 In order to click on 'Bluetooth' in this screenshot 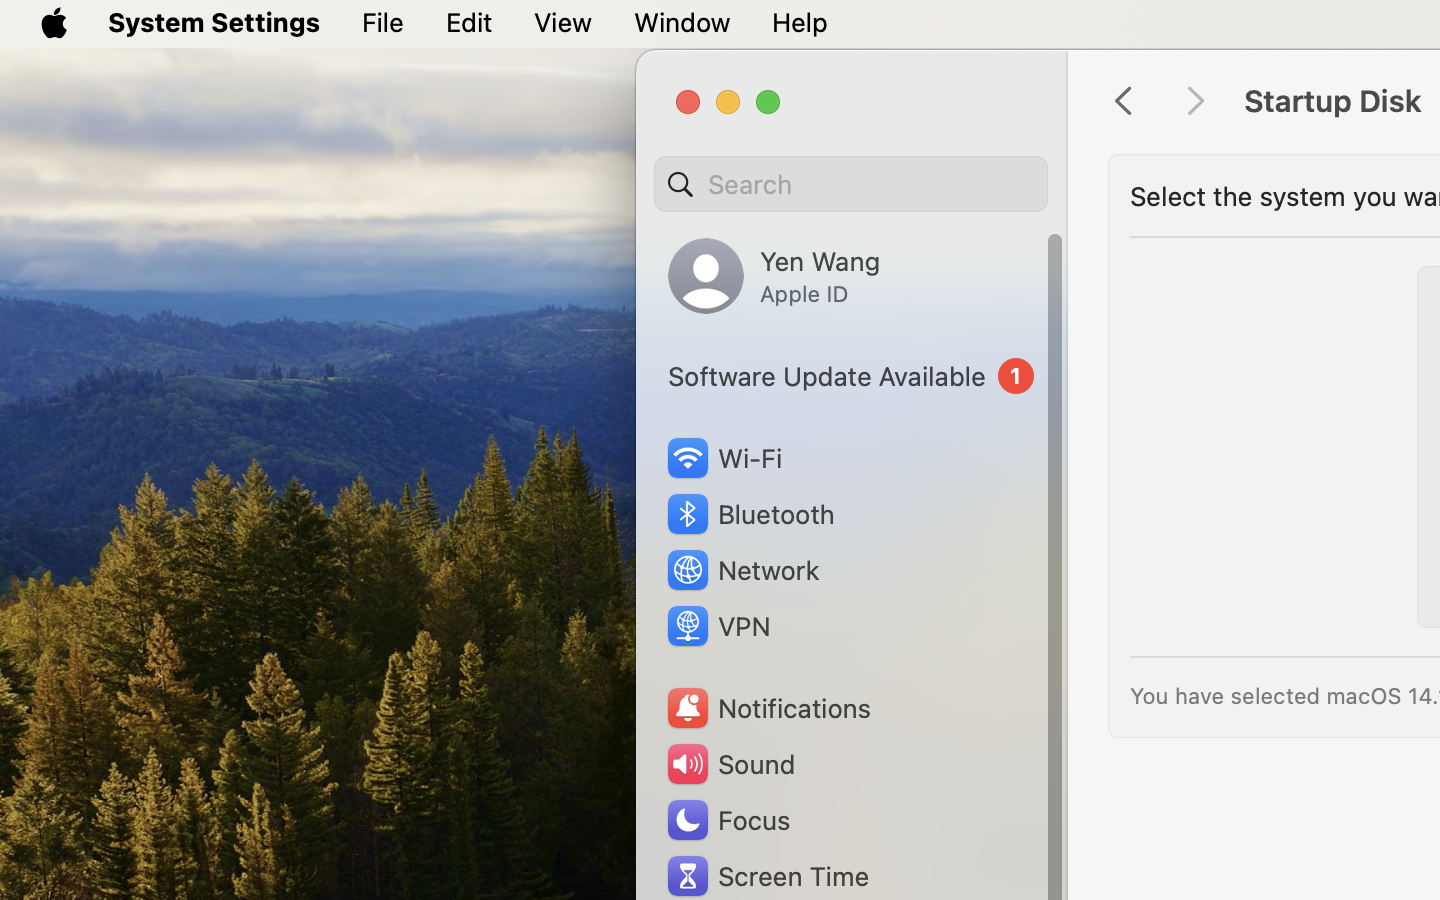, I will do `click(748, 512)`.